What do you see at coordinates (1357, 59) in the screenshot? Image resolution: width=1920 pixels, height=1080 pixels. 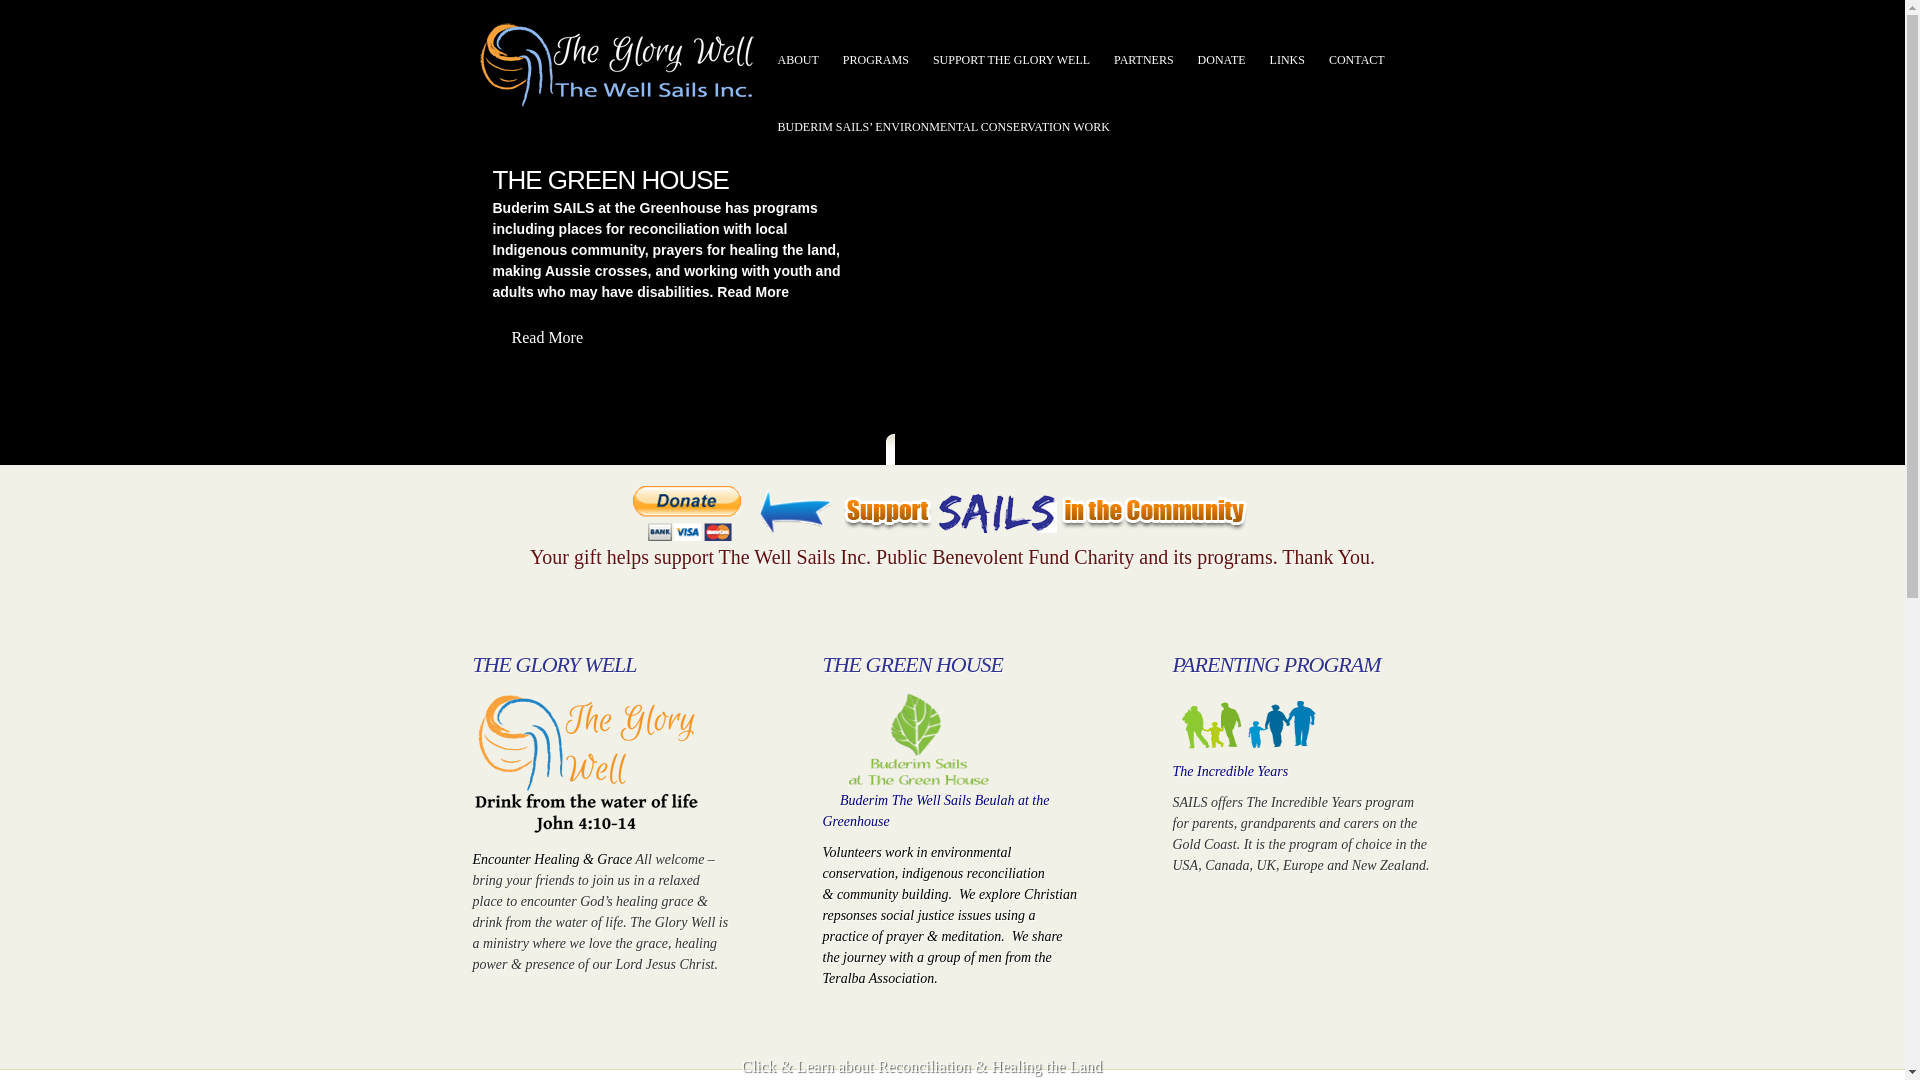 I see `'CONTACT'` at bounding box center [1357, 59].